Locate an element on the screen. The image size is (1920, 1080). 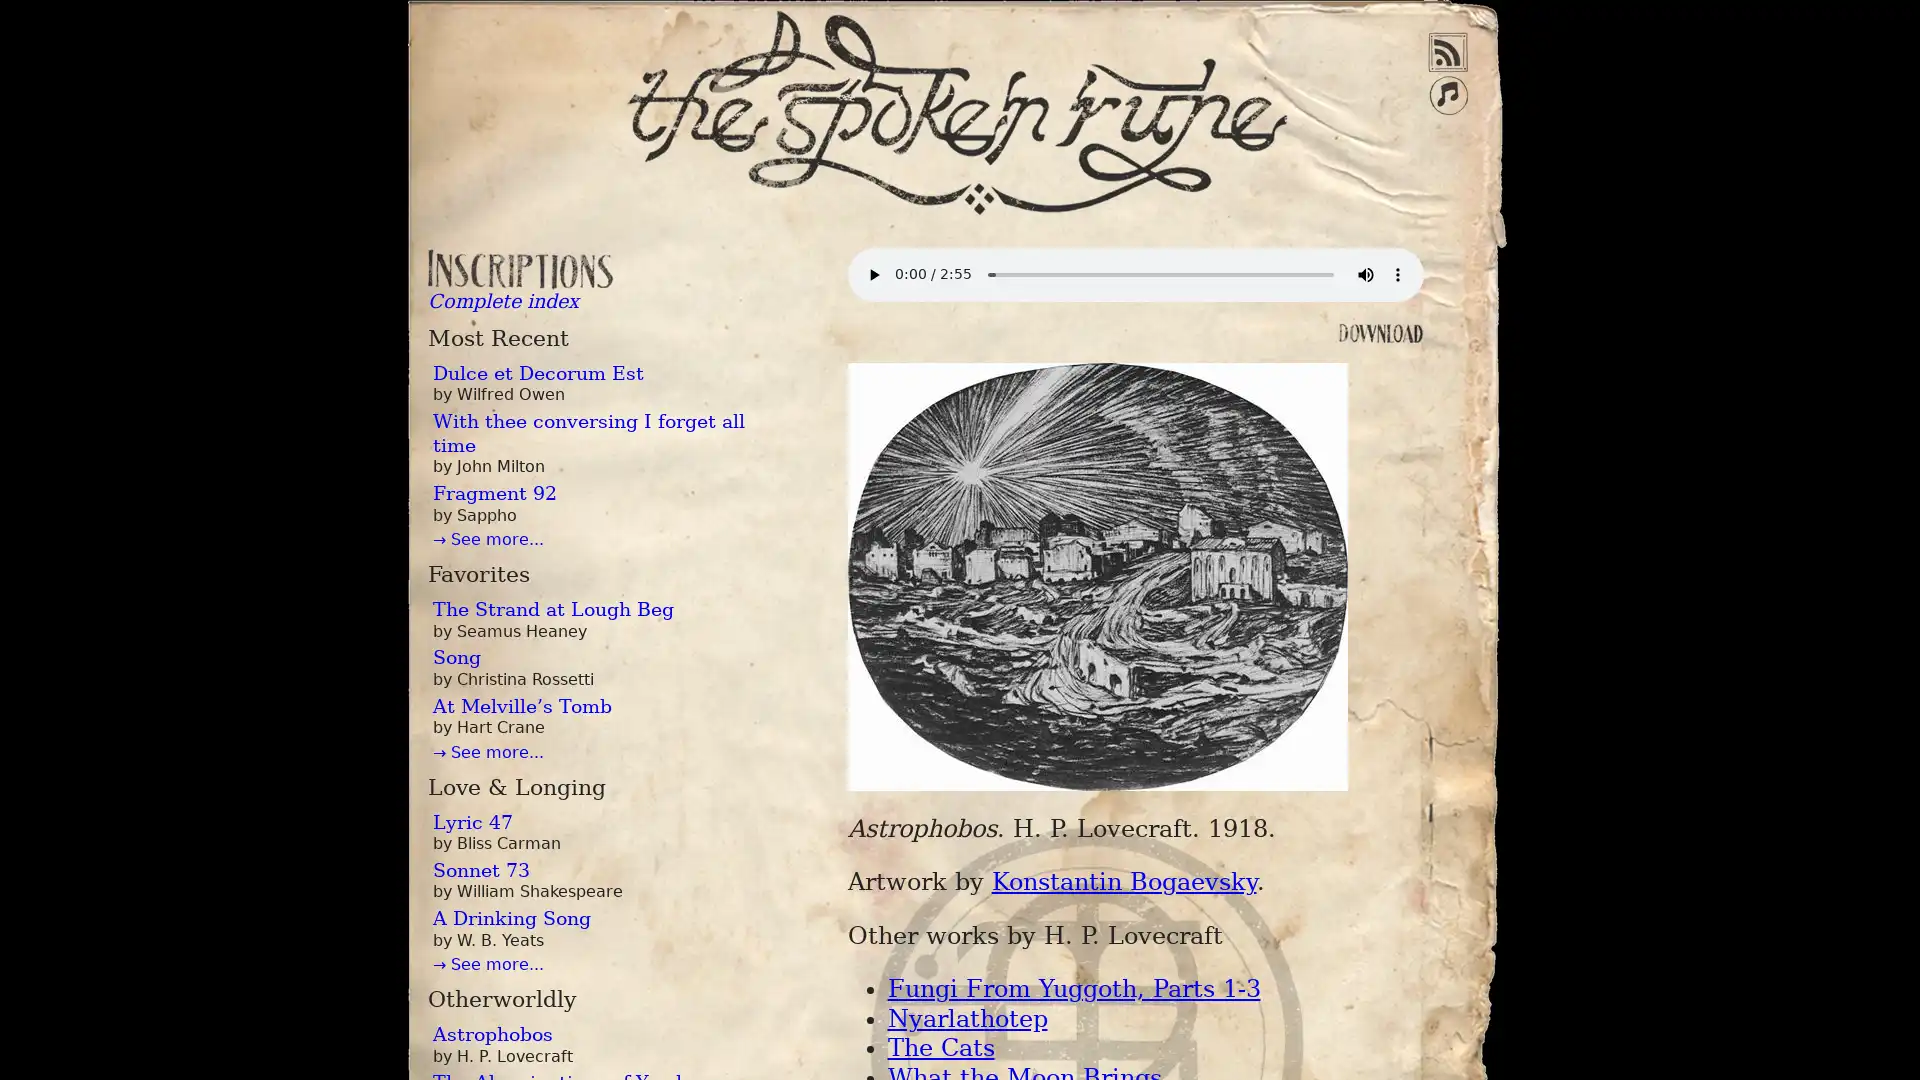
play is located at coordinates (873, 274).